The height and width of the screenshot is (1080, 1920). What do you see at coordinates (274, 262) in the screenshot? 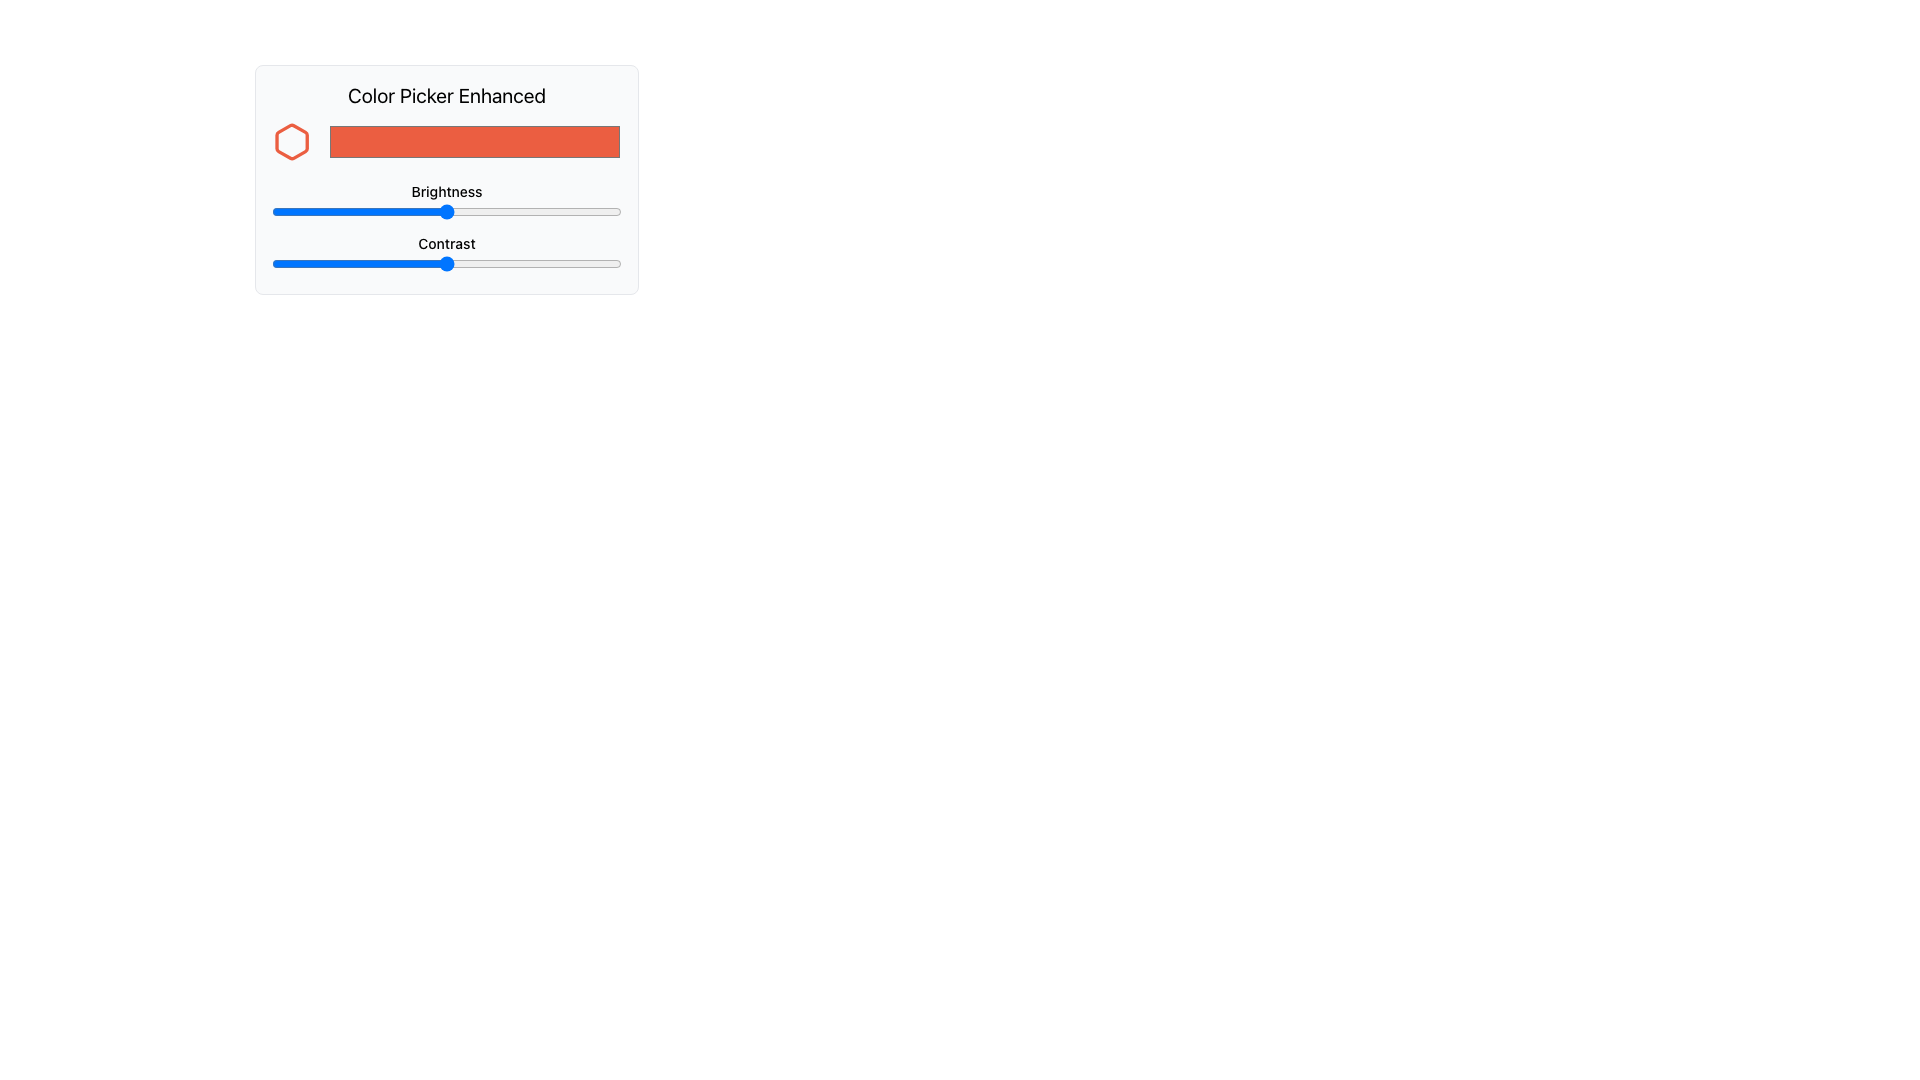
I see `the contrast value` at bounding box center [274, 262].